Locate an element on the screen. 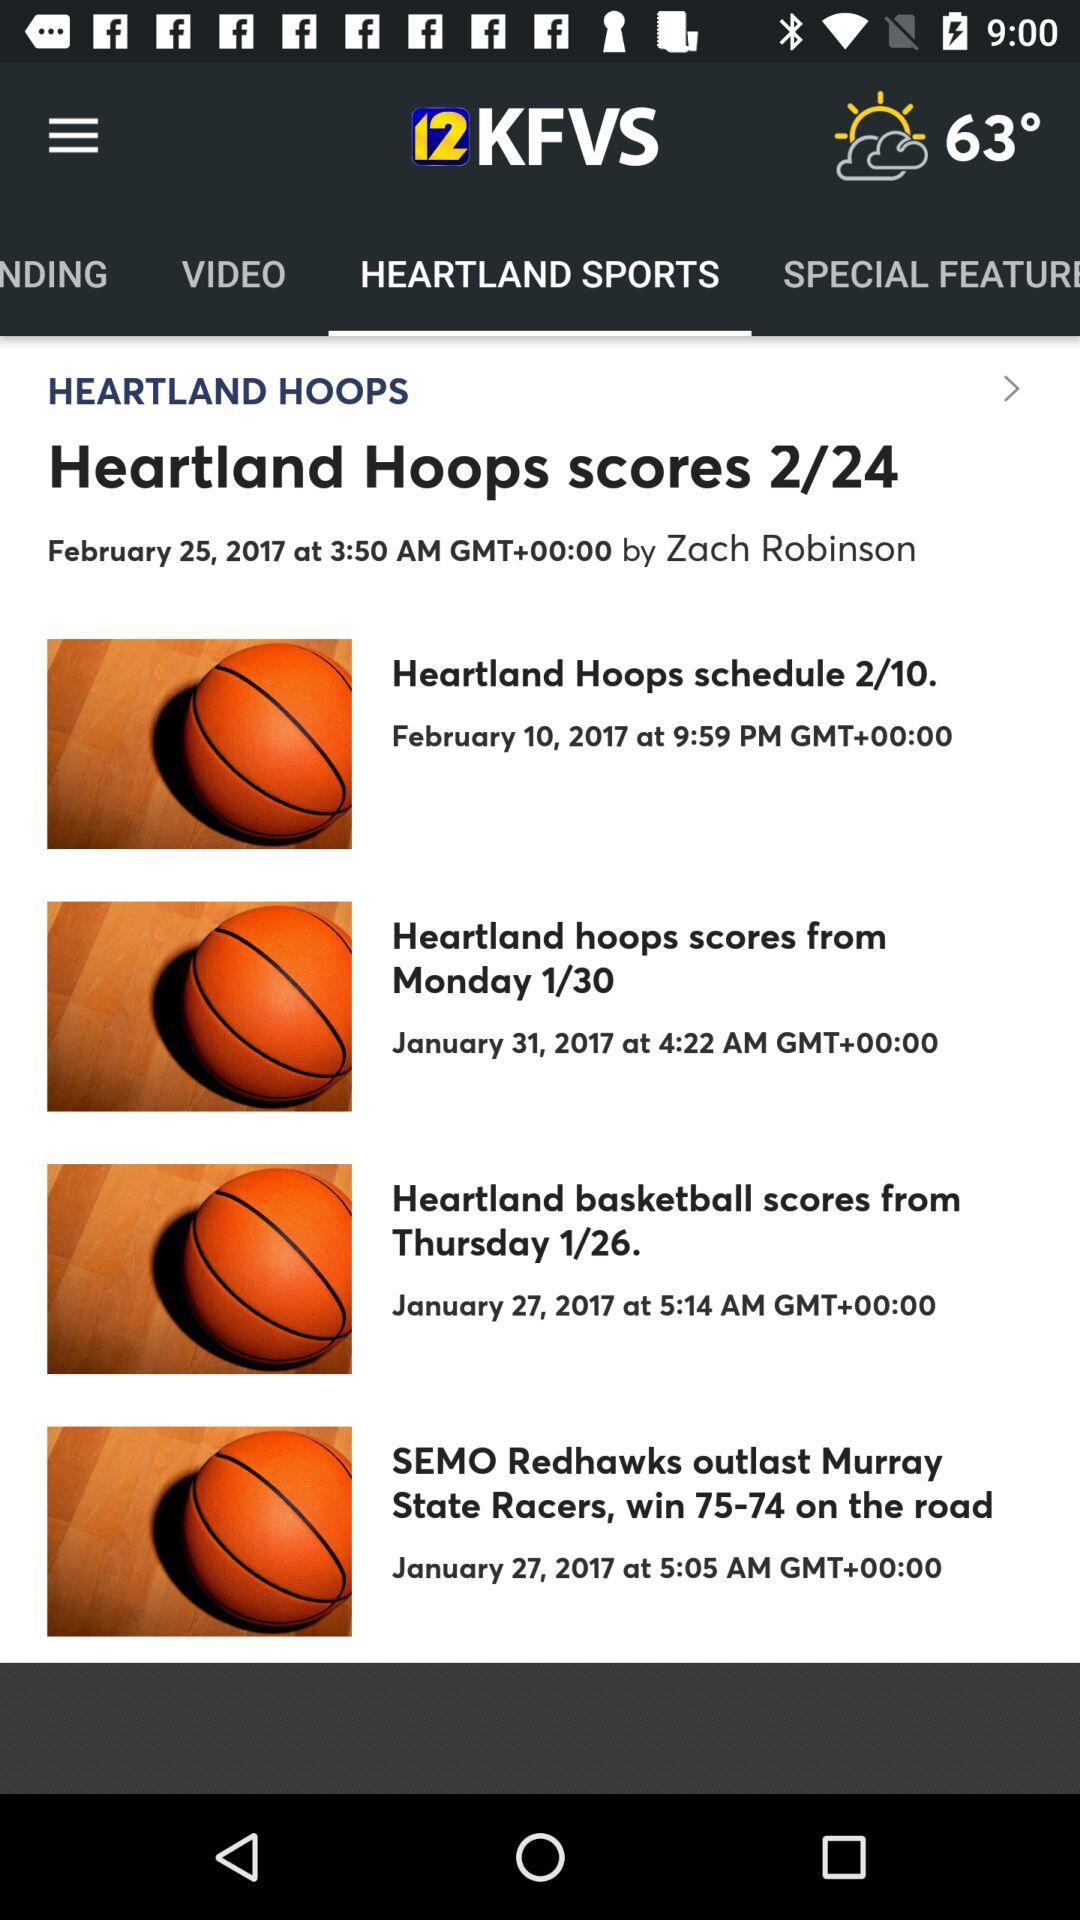 The width and height of the screenshot is (1080, 1920). weather icon is located at coordinates (879, 135).